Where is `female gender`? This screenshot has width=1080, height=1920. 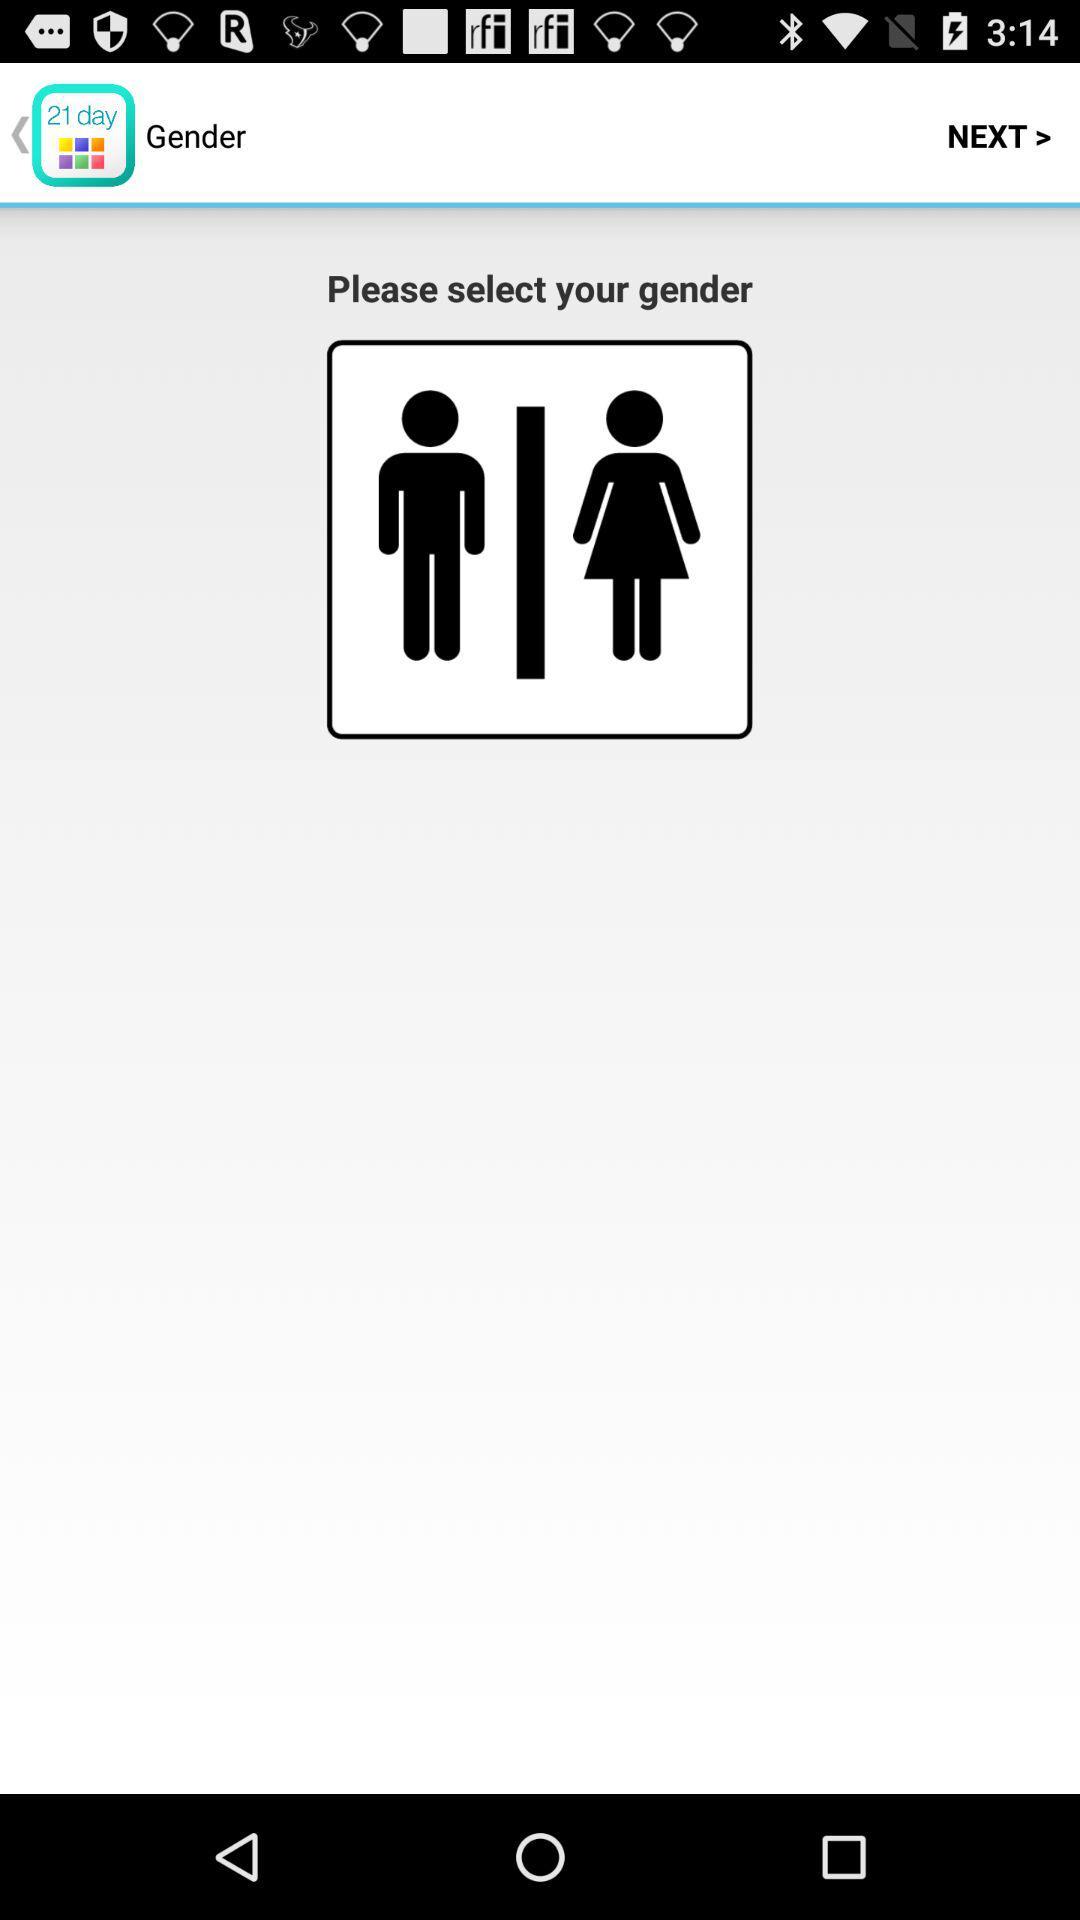 female gender is located at coordinates (636, 525).